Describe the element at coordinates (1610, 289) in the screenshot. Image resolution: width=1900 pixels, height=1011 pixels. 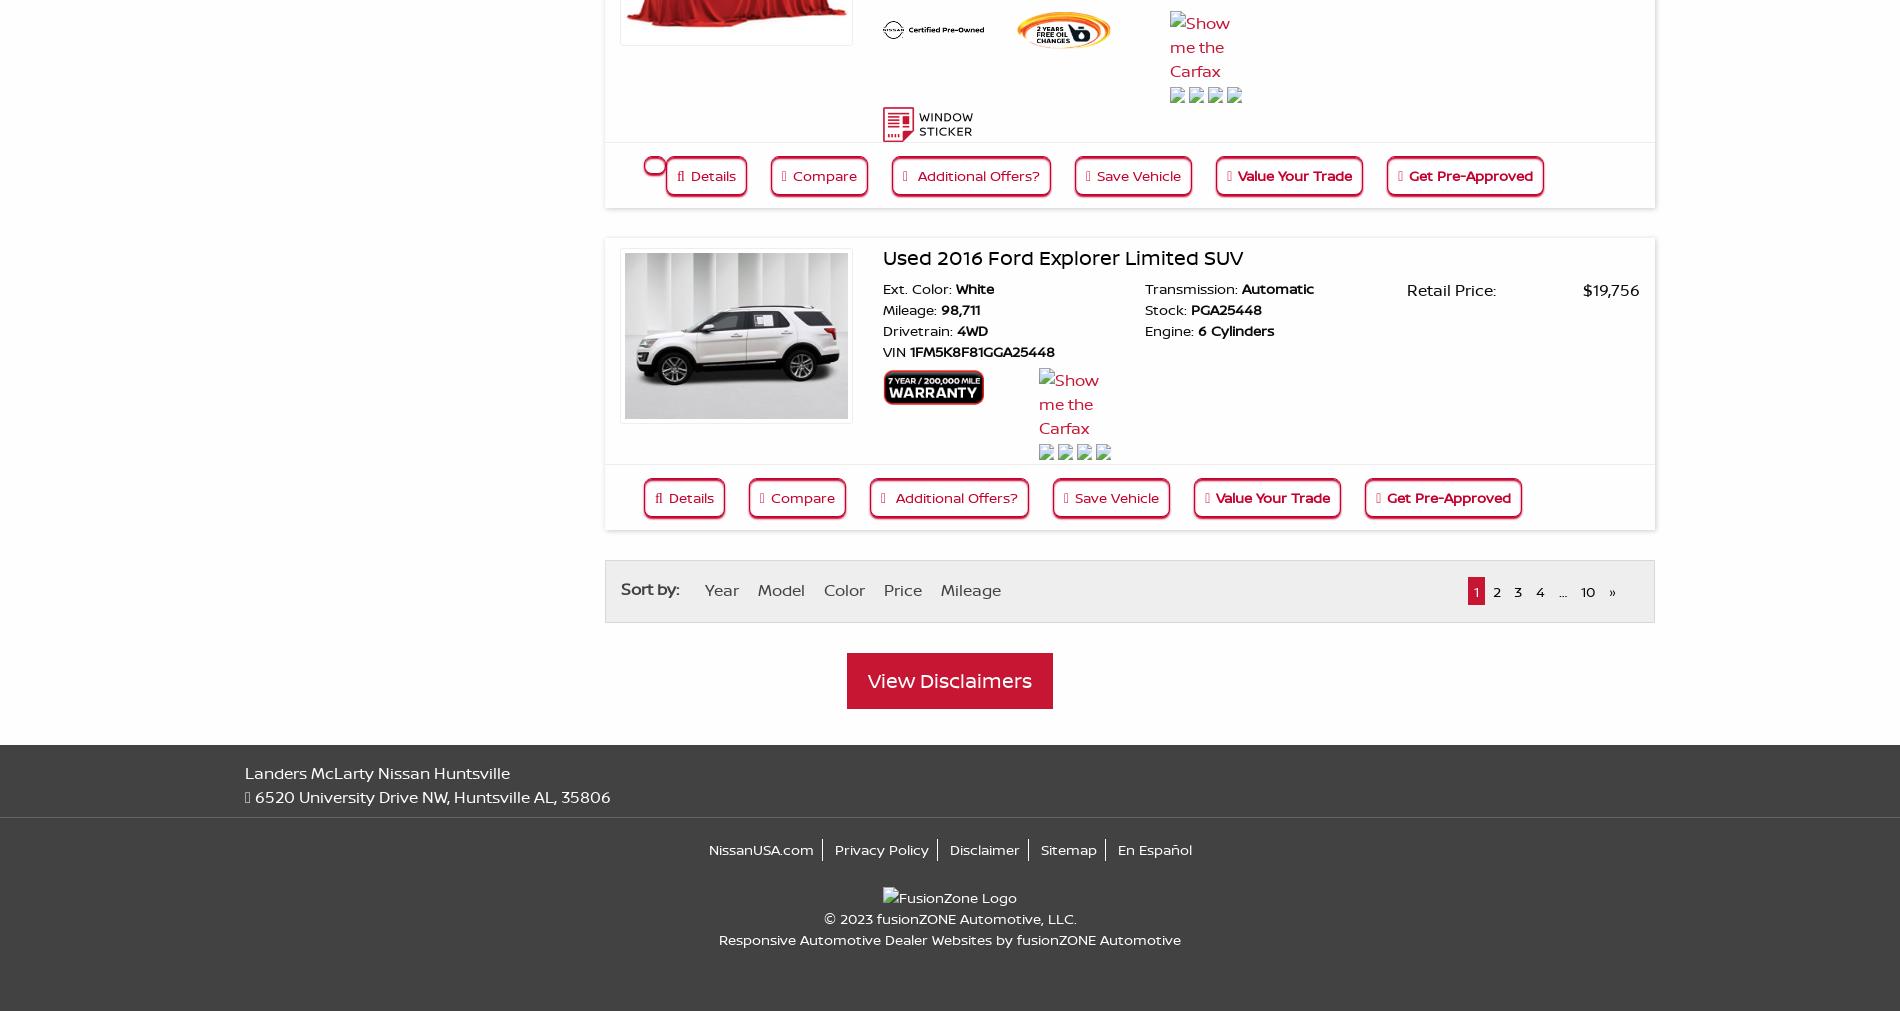
I see `'$19,756'` at that location.